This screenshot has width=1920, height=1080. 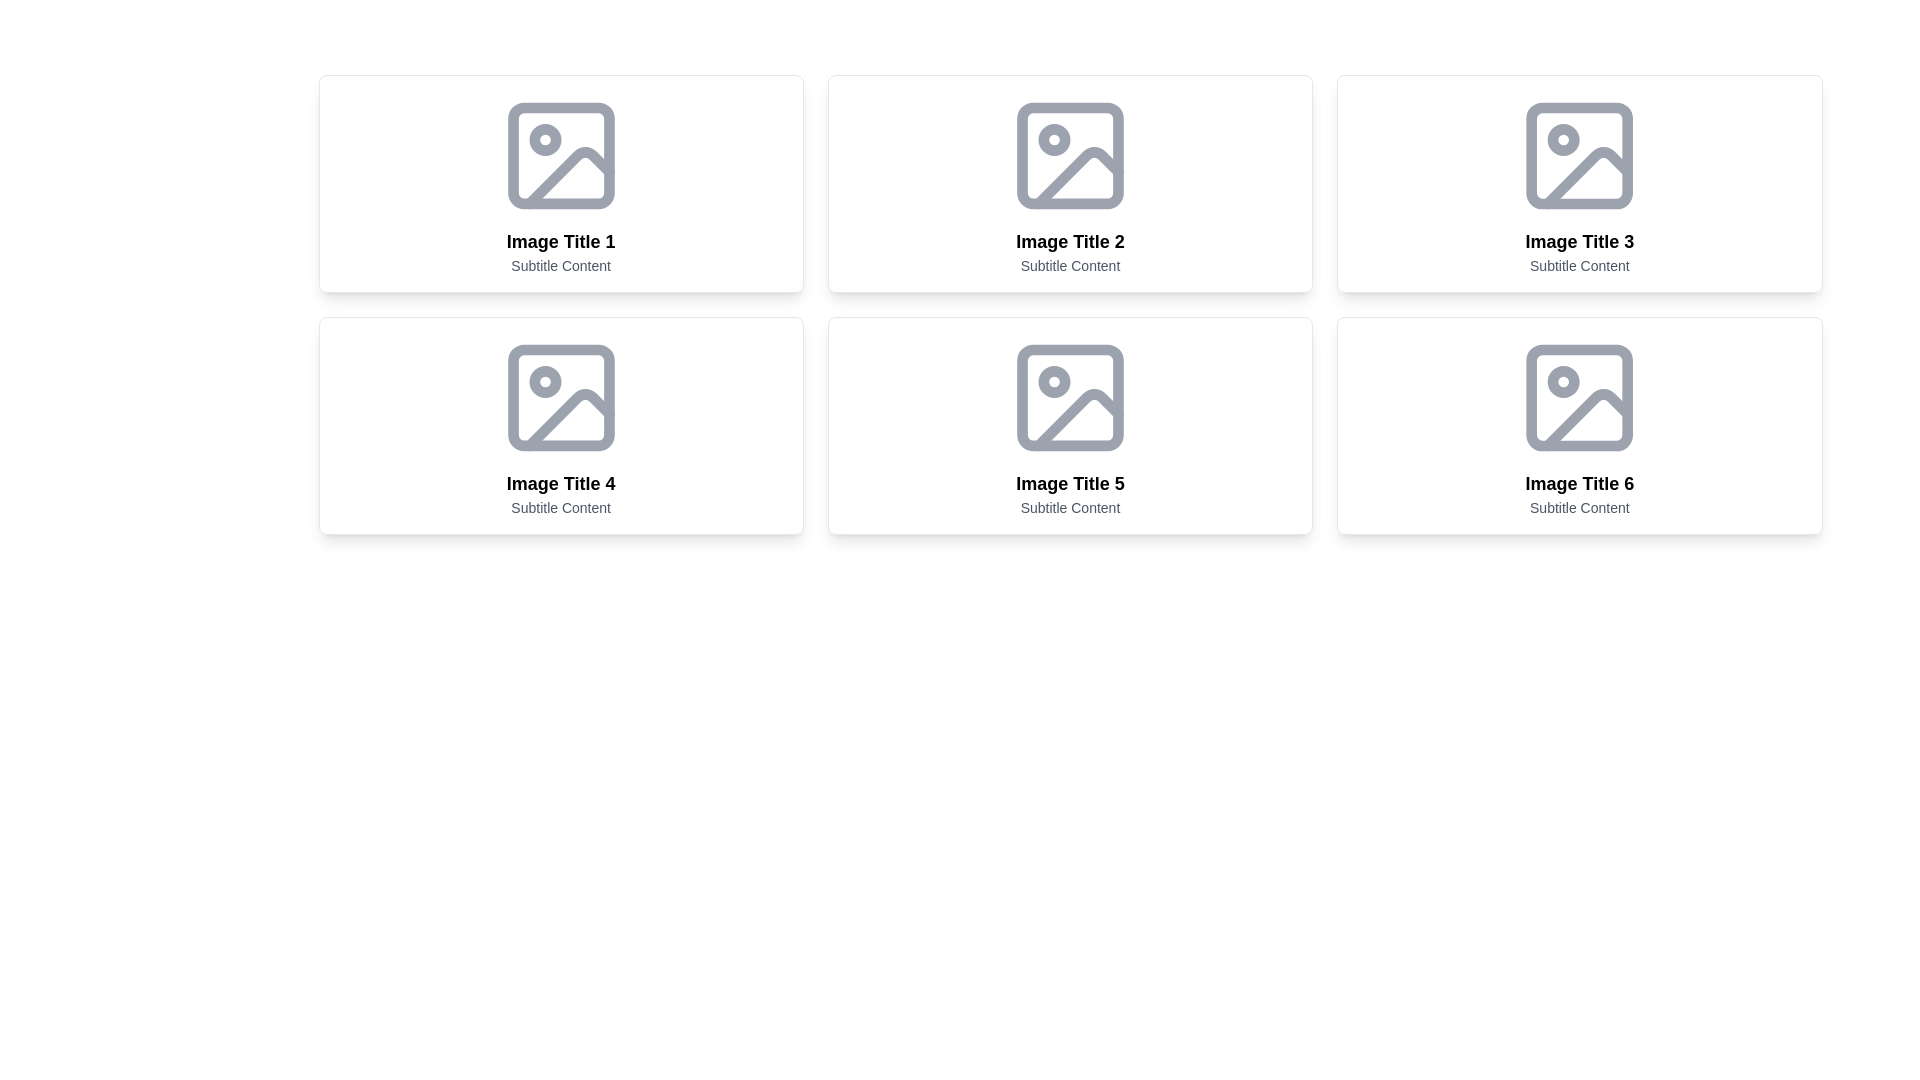 What do you see at coordinates (1578, 241) in the screenshot?
I see `the text 'Image Title 3'` at bounding box center [1578, 241].